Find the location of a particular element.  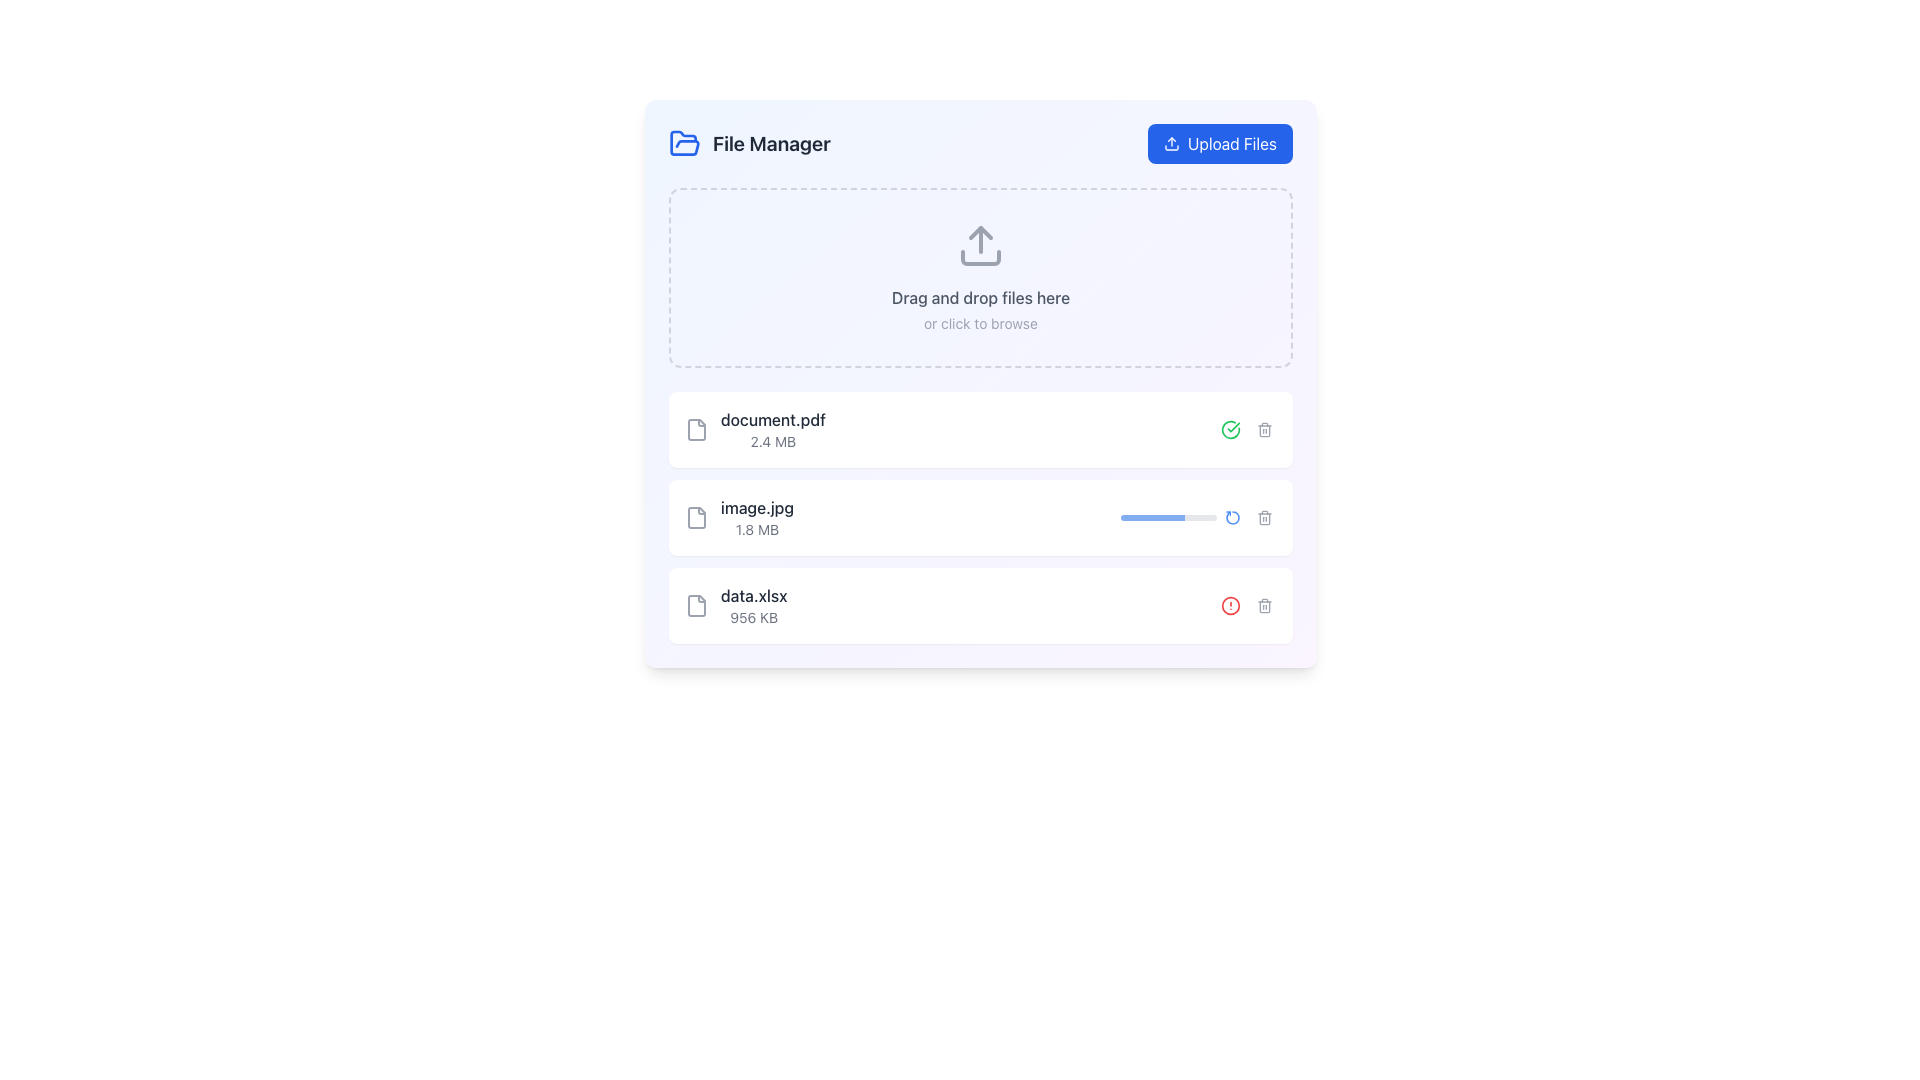

the upward-pointing arrow icon in the upload area, which is styled in light gray and is part of a graphical upload icon is located at coordinates (980, 231).